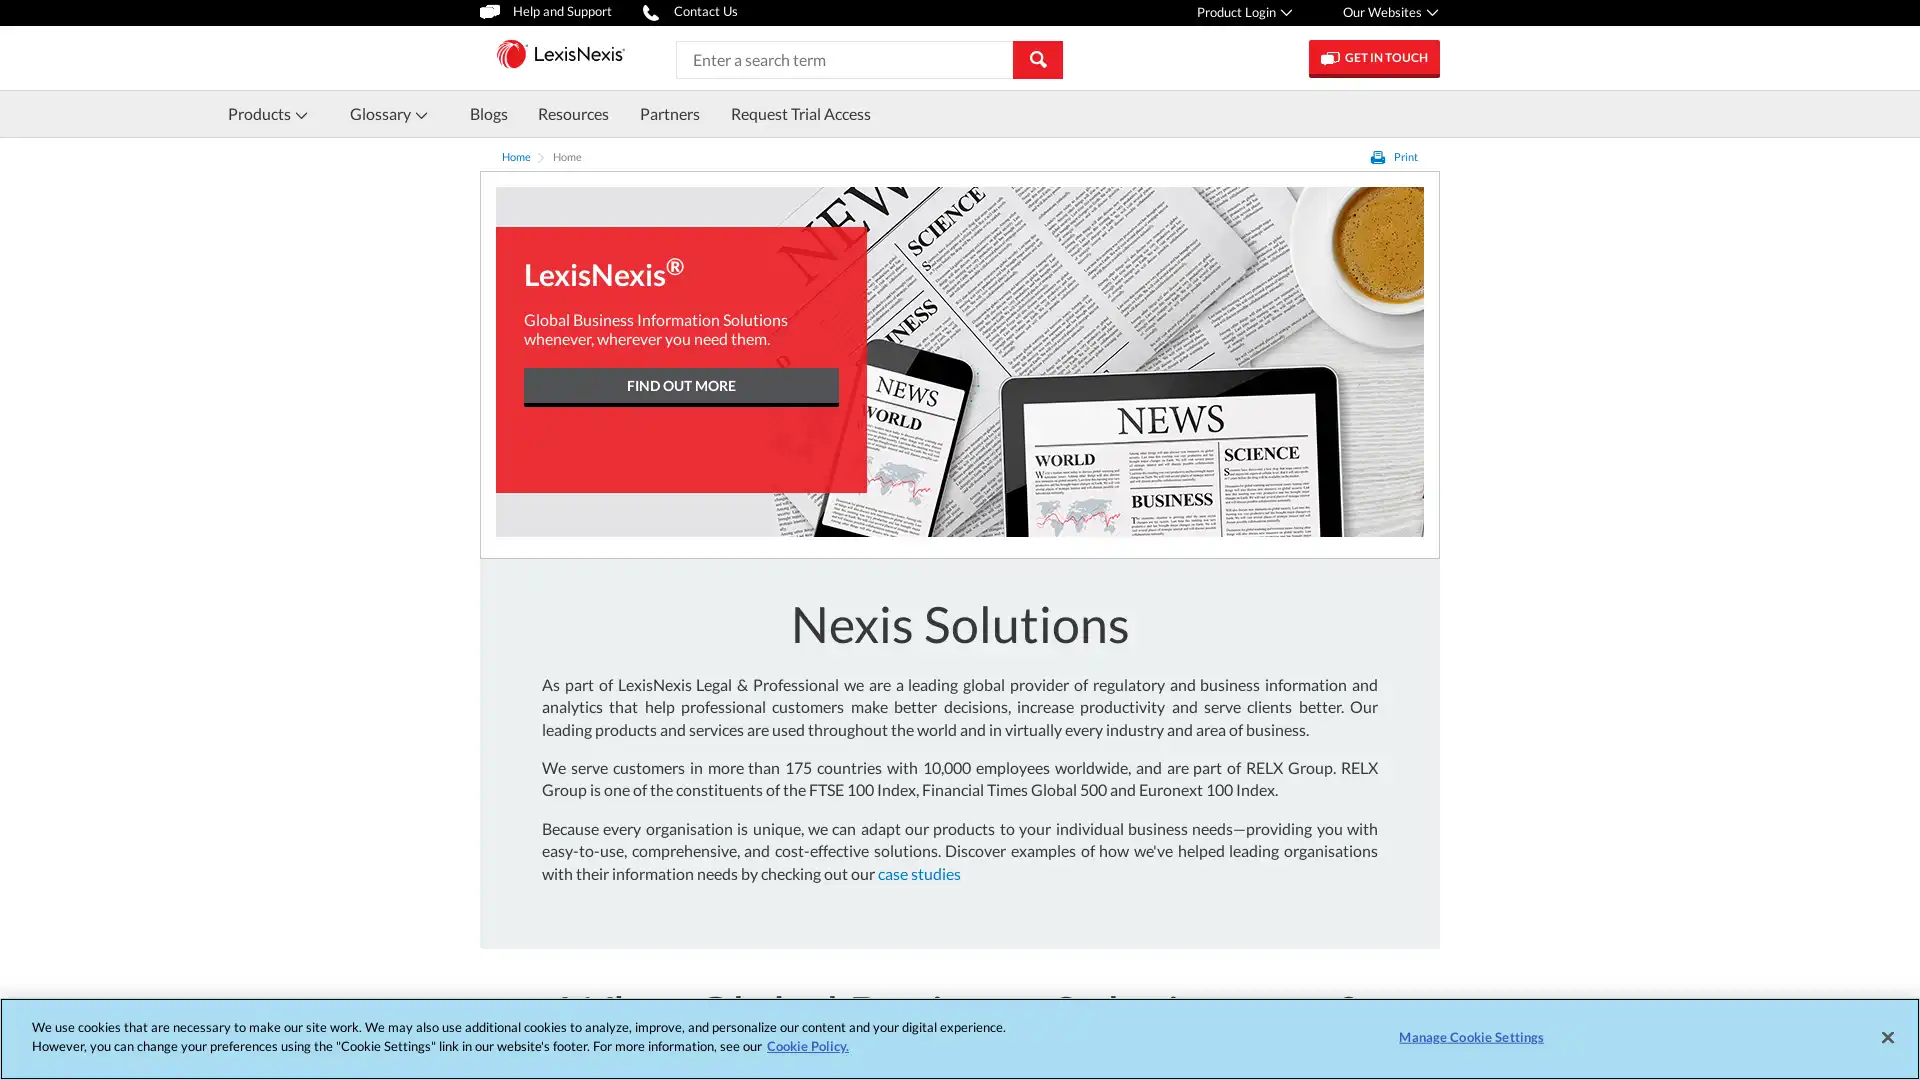 This screenshot has height=1080, width=1920. I want to click on Close, so click(1886, 1036).